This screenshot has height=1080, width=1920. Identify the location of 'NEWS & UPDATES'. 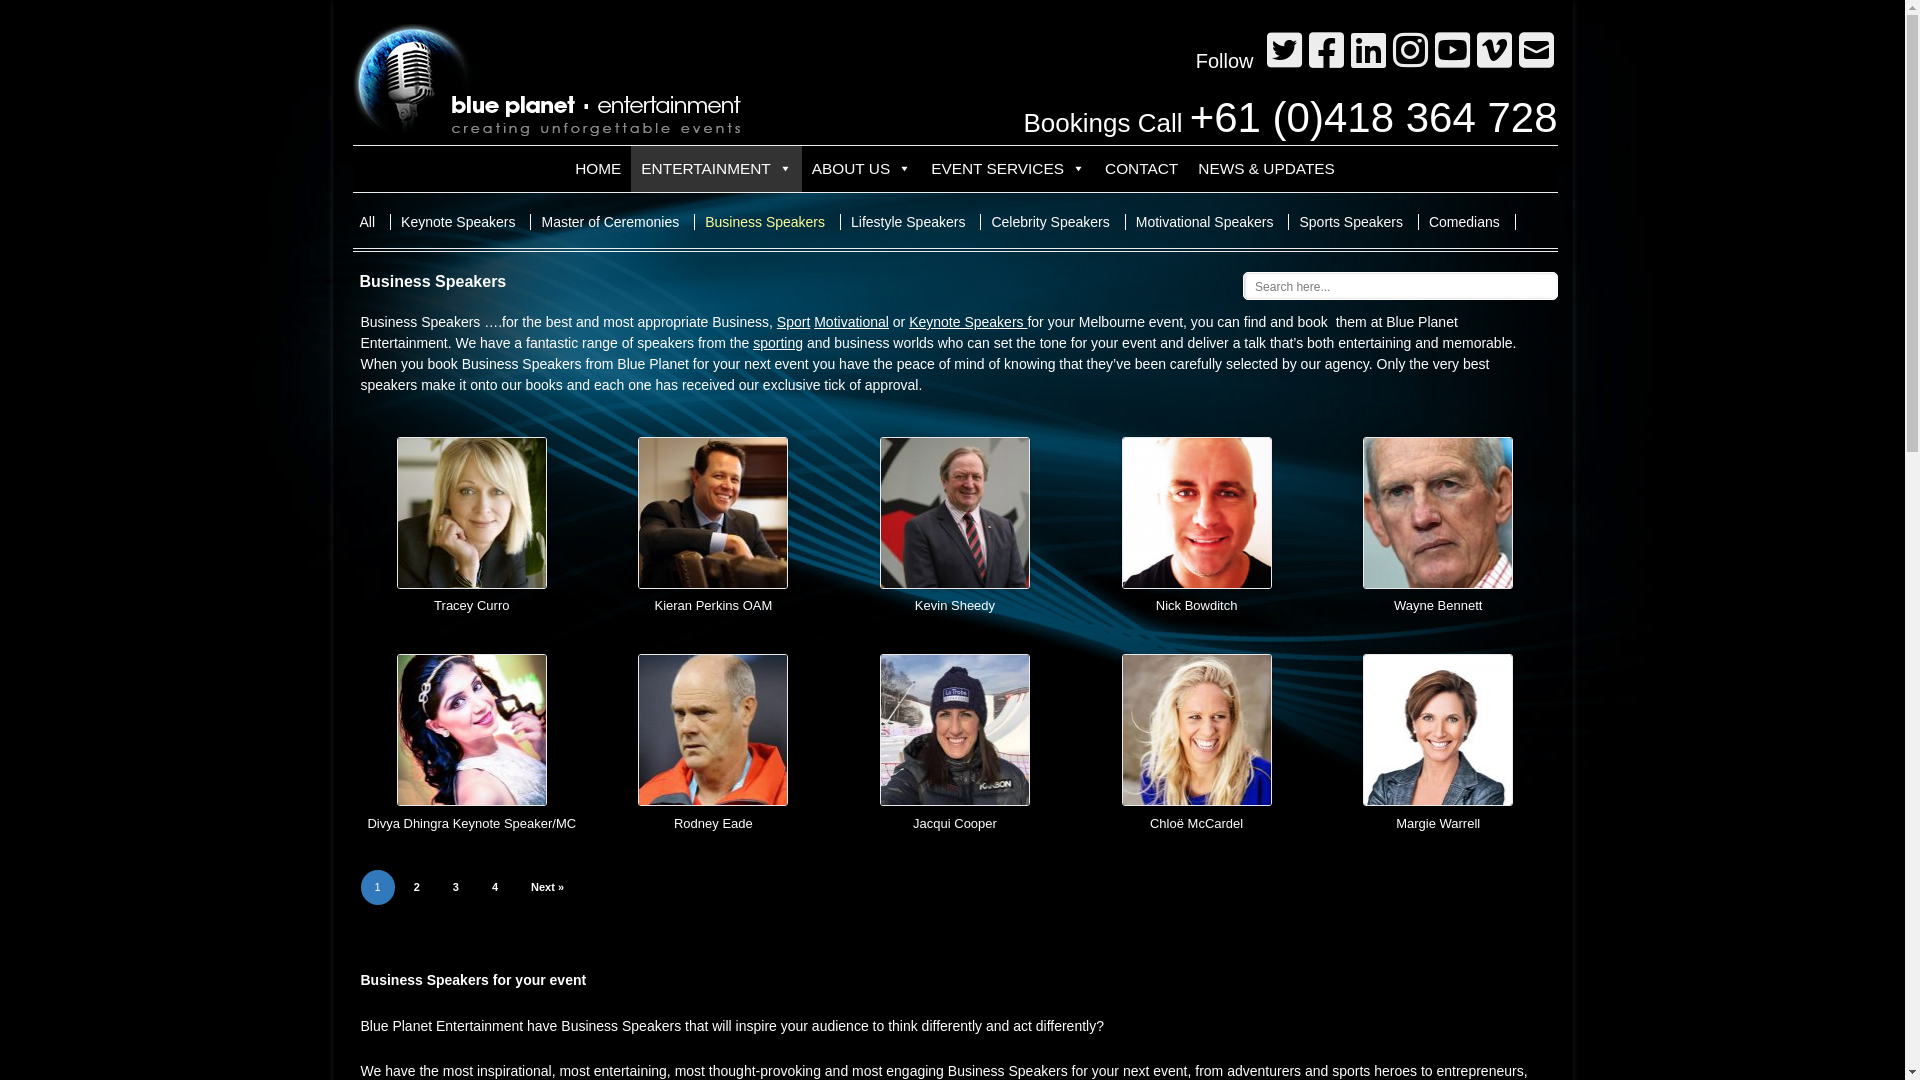
(1265, 168).